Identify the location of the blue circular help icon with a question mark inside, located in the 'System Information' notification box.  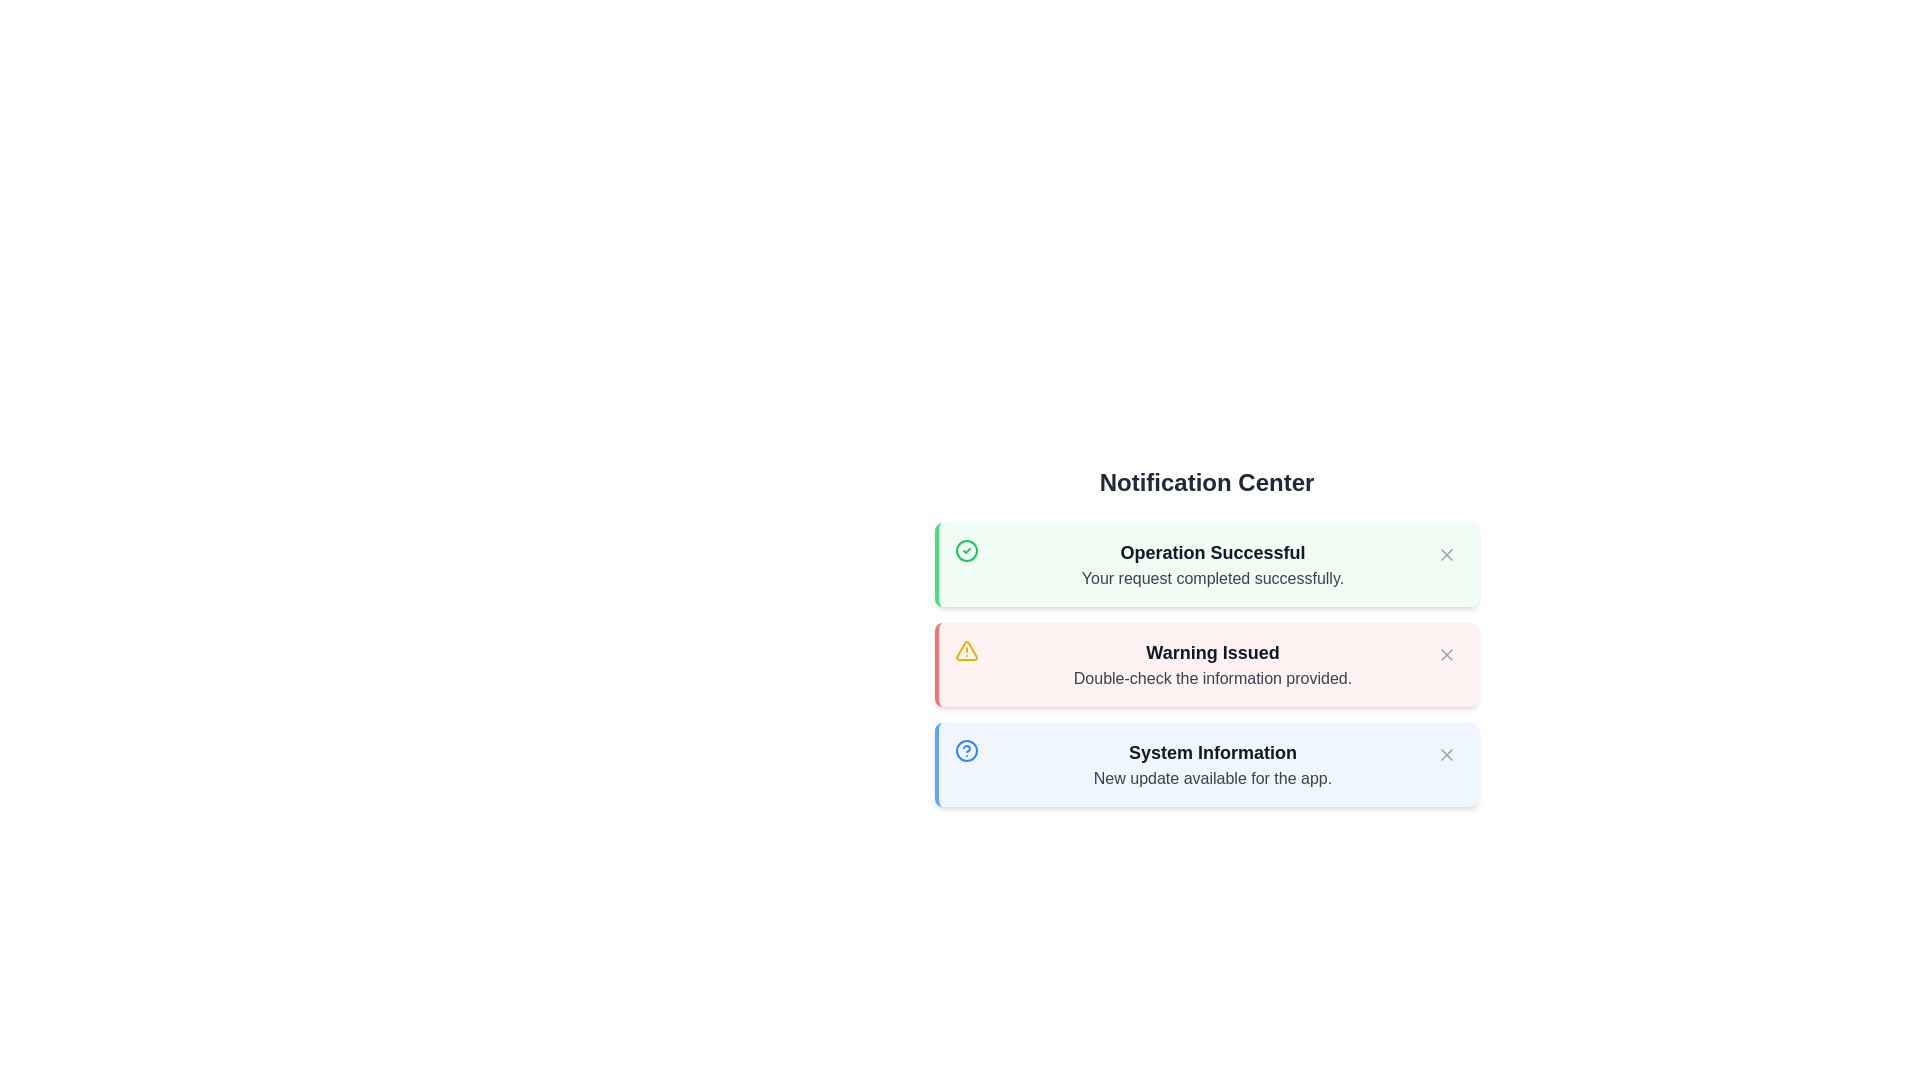
(966, 751).